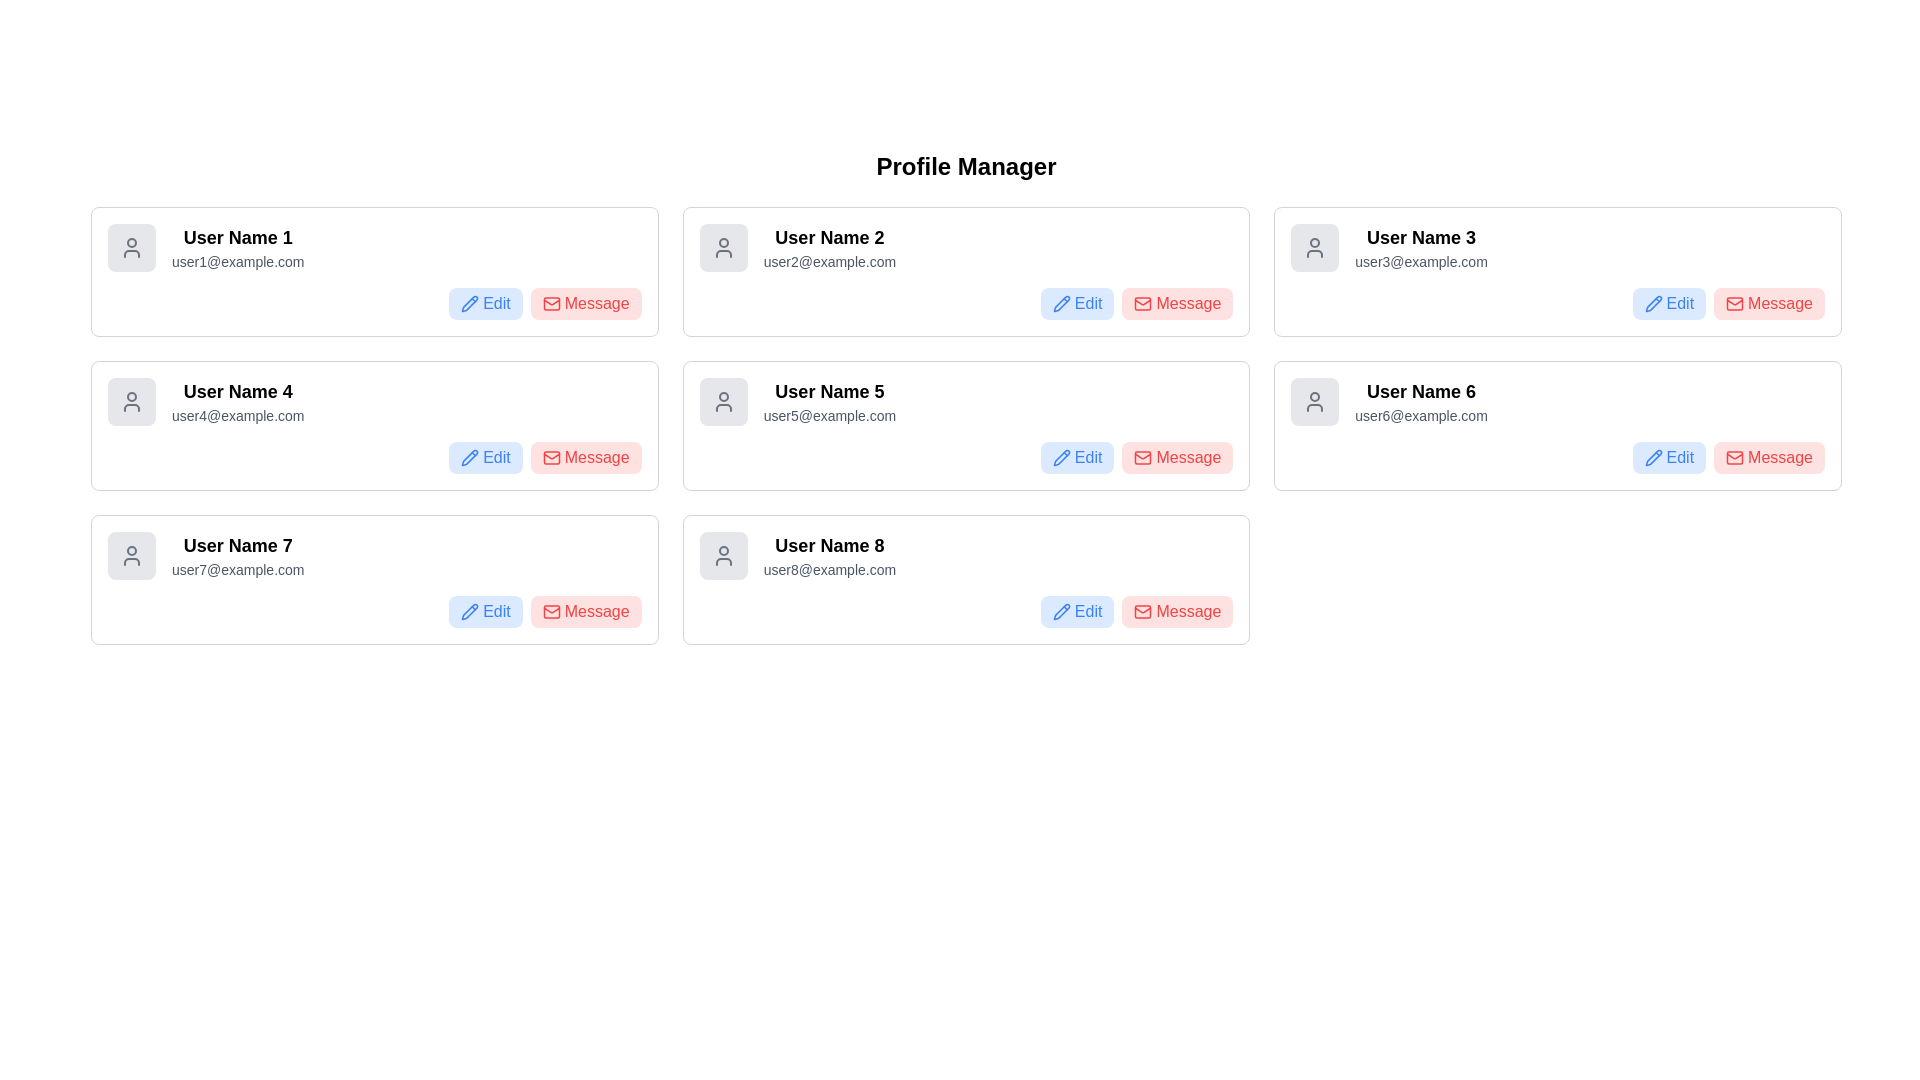 The width and height of the screenshot is (1920, 1080). What do you see at coordinates (485, 304) in the screenshot?
I see `the 'Edit' button located to the right of the first user's card in the grid layout` at bounding box center [485, 304].